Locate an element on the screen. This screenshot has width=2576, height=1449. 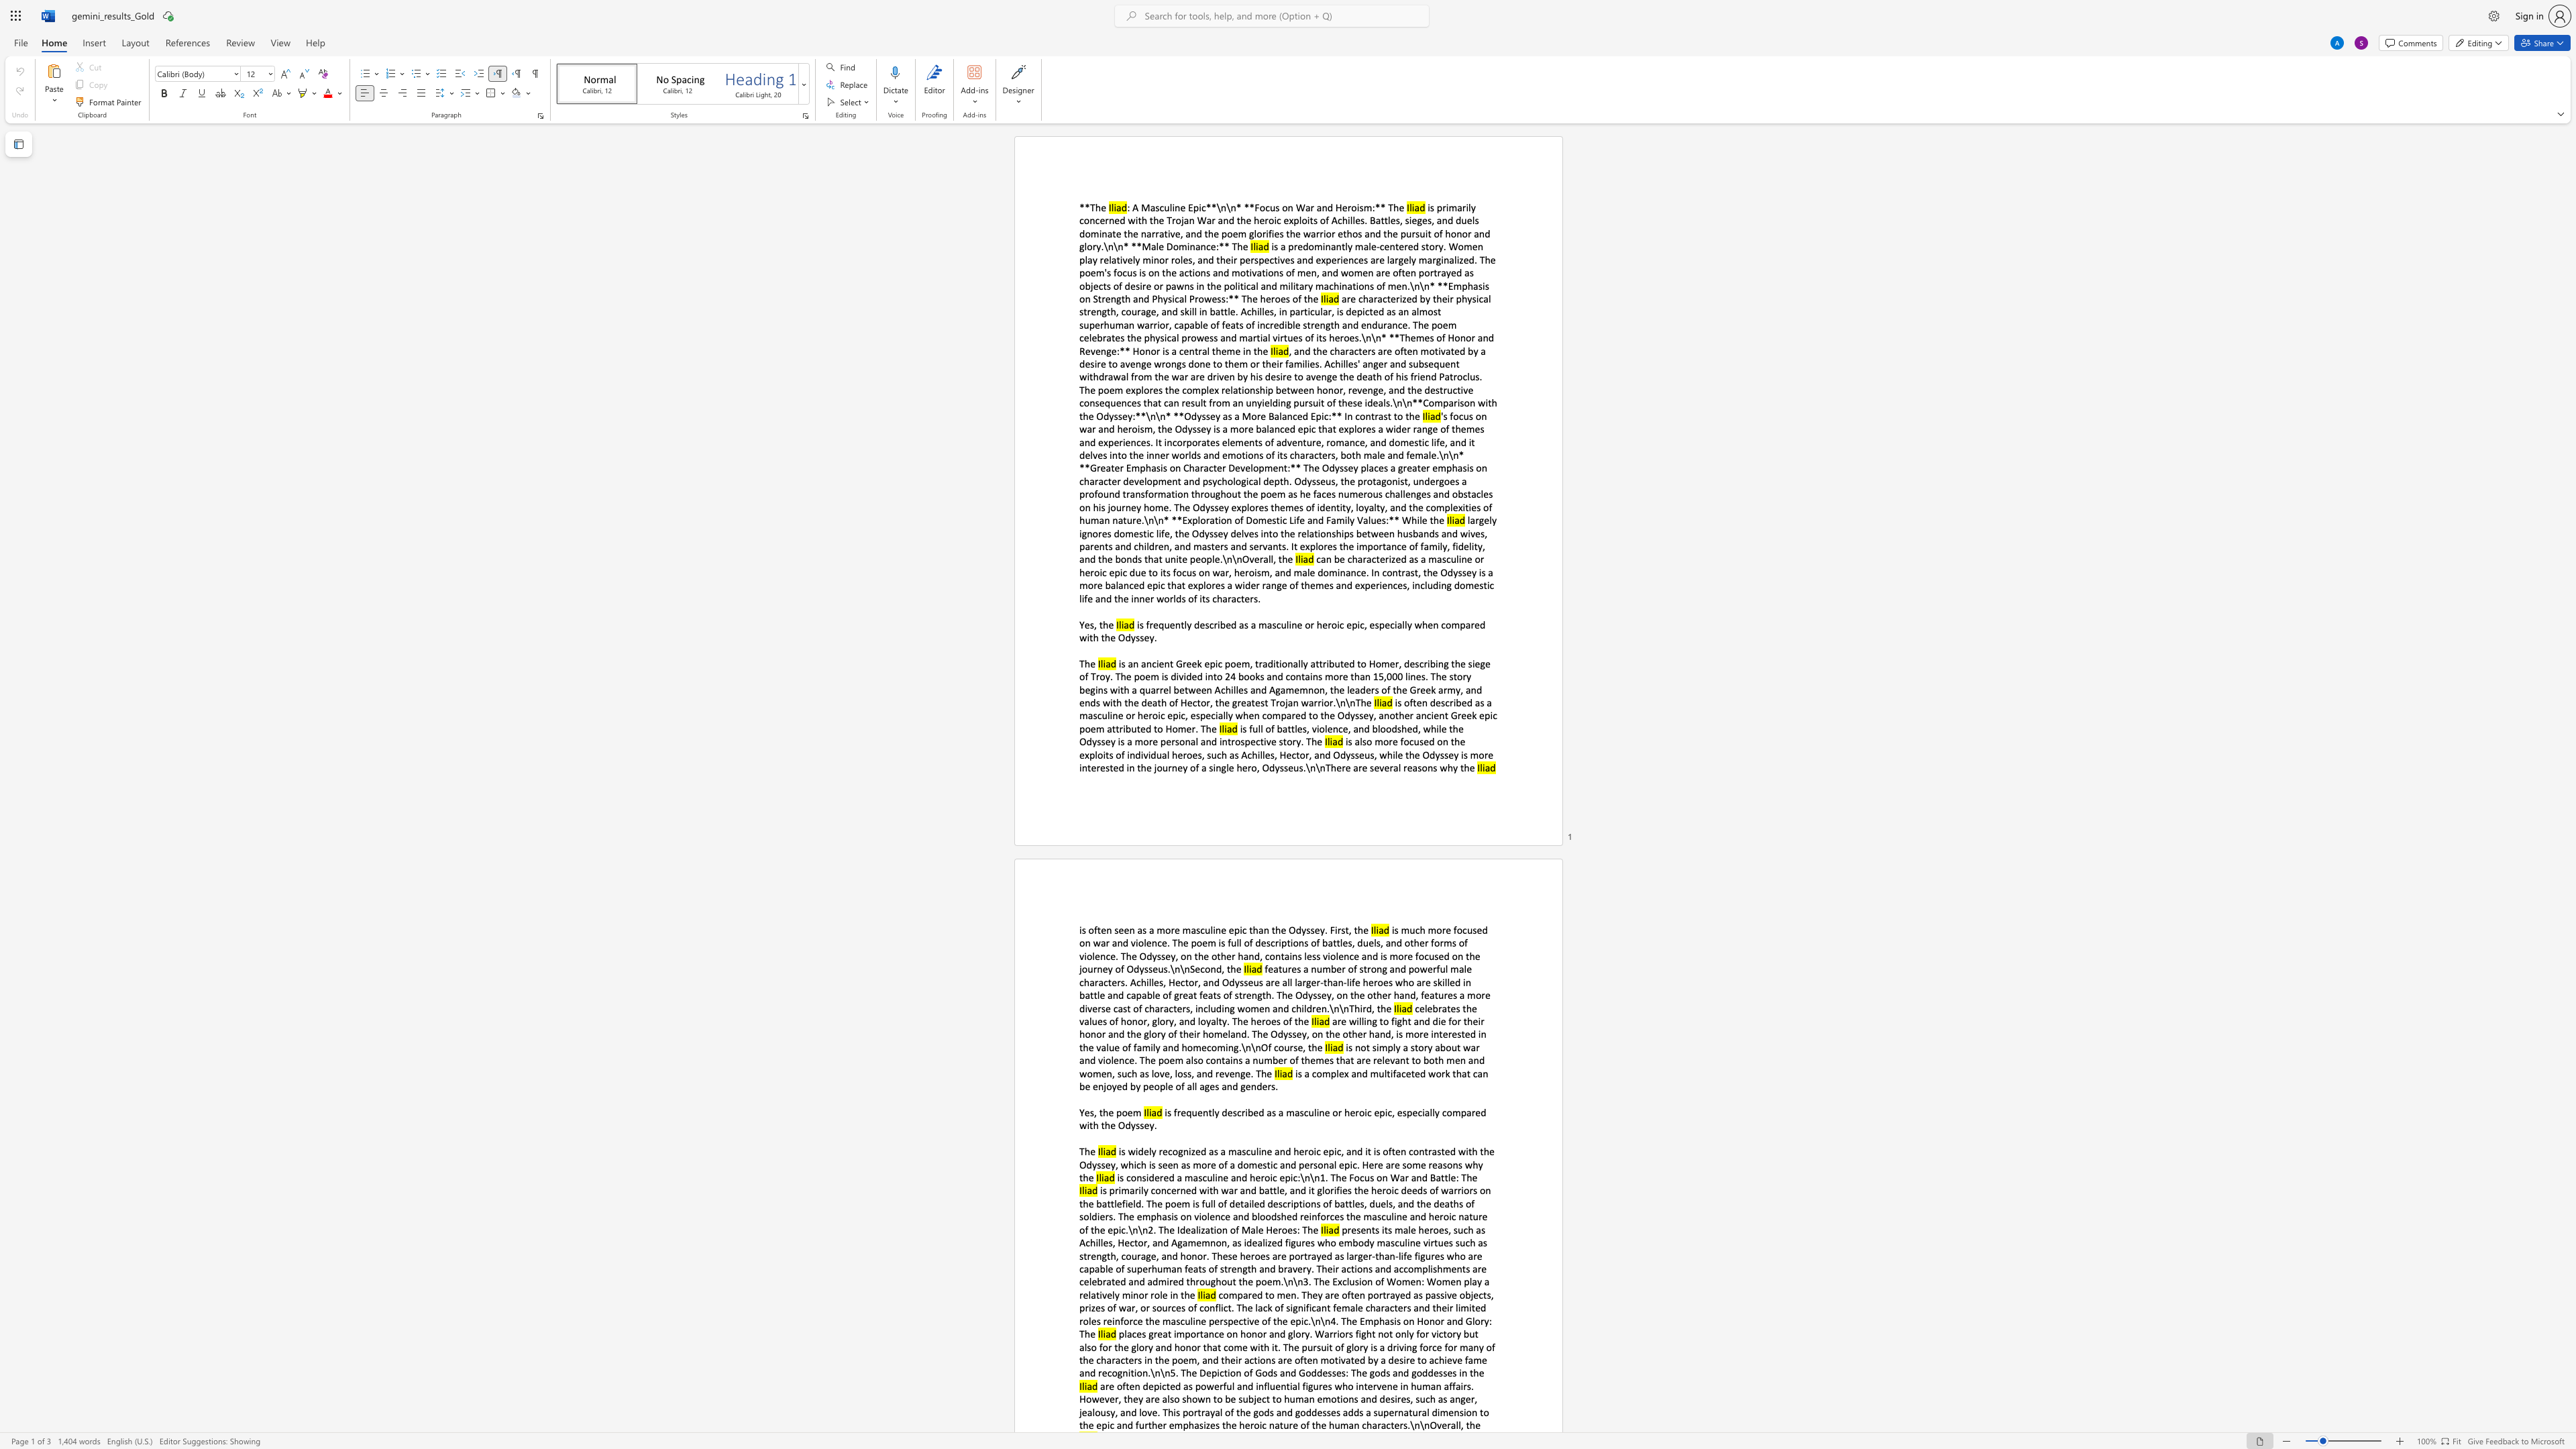
the subset text "arents and children, and mast" within the text "largely ignores domestic life, the Odyssey delves into the relationships between husbands and wives, parents and children, and masters and servants. It explores the importance of family, fidelity, and the bonds that unite people.\n\nOverall, the" is located at coordinates (1084, 545).